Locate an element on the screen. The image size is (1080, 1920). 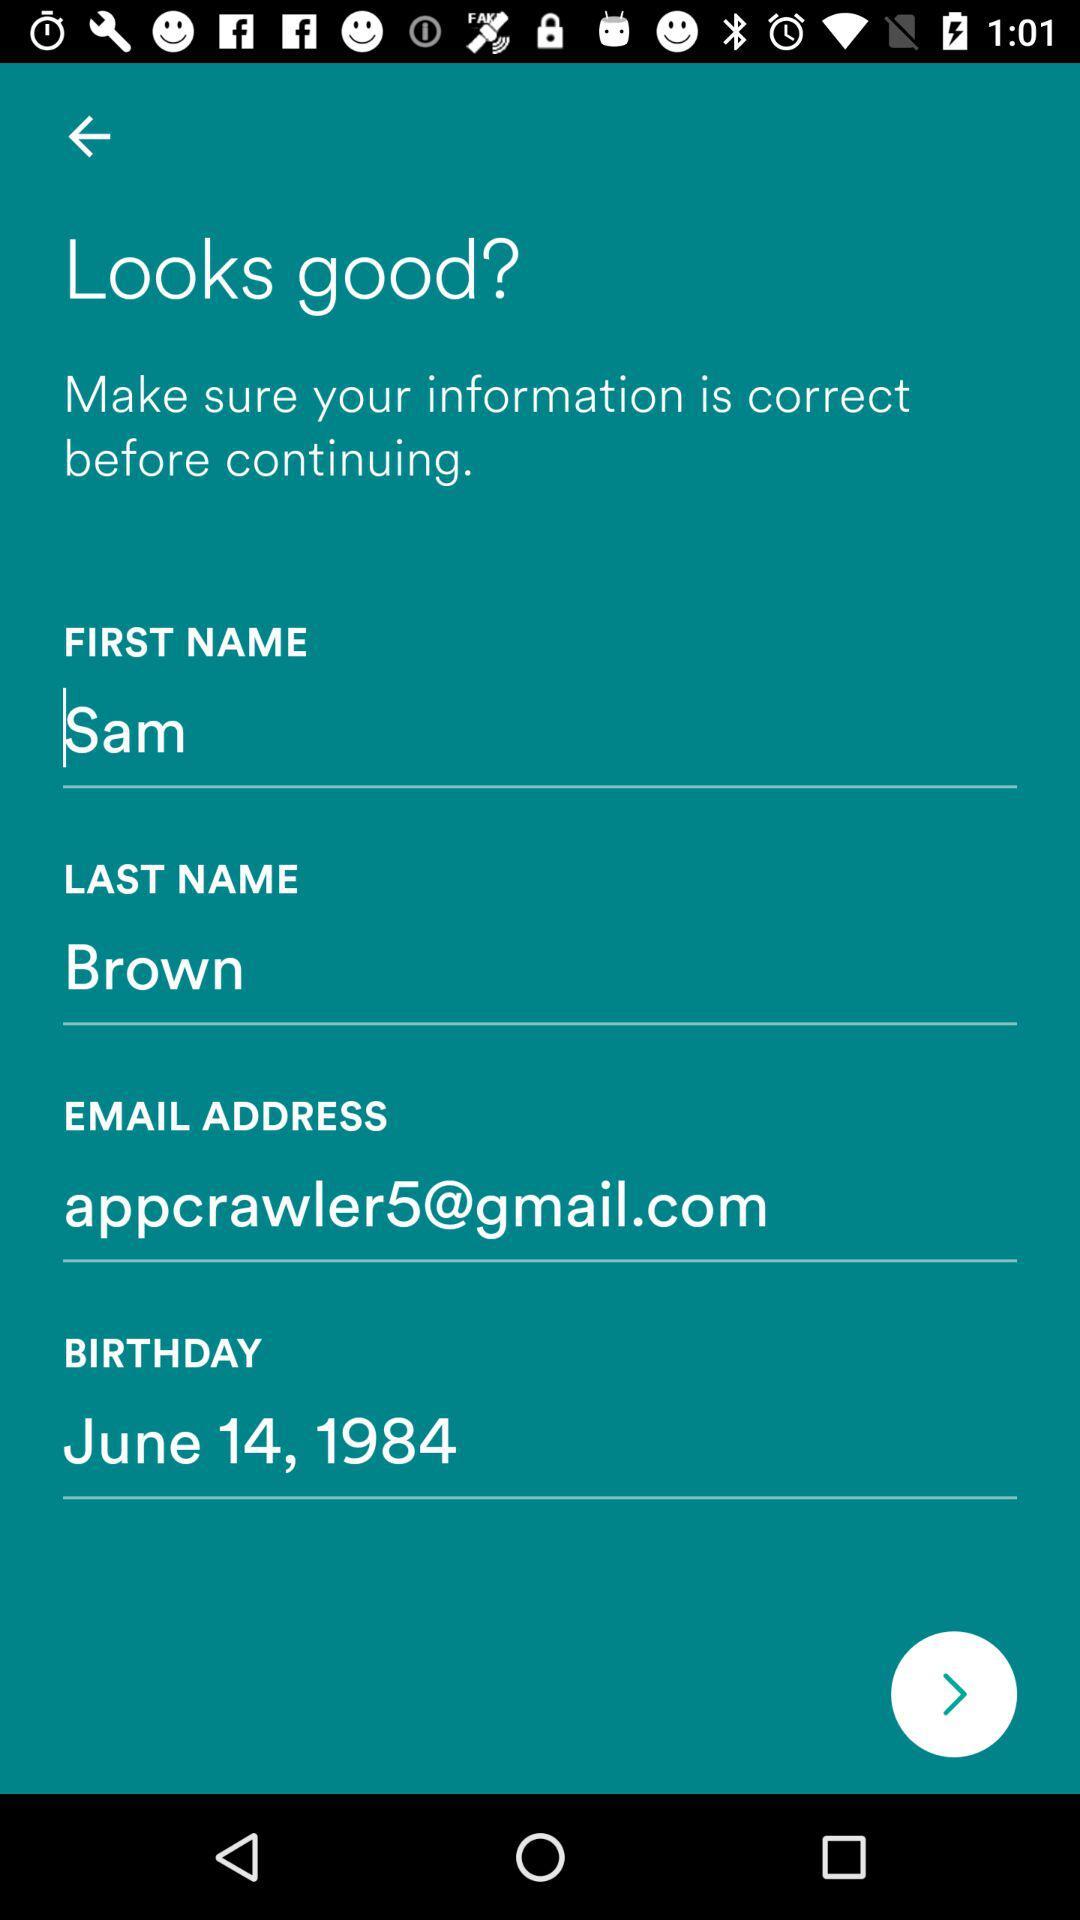
sam item is located at coordinates (540, 726).